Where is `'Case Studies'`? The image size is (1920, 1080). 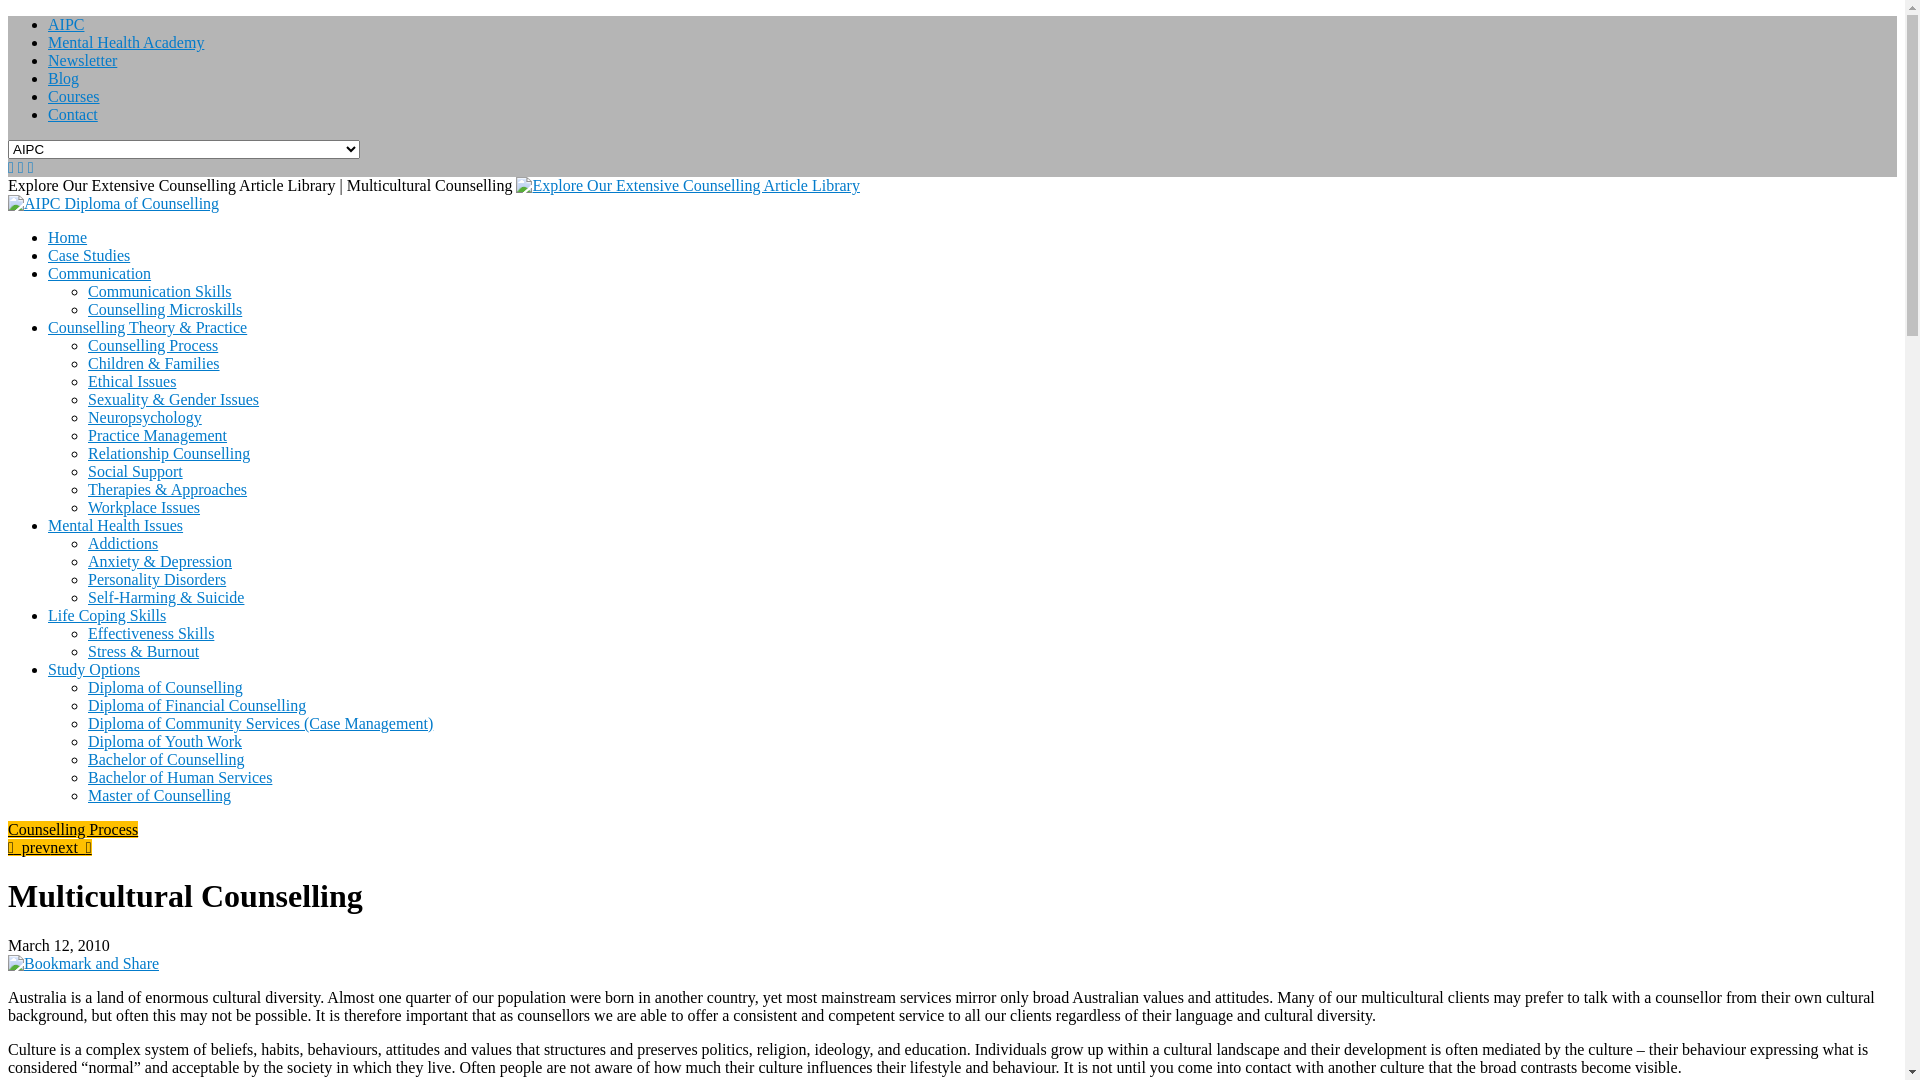 'Case Studies' is located at coordinates (88, 254).